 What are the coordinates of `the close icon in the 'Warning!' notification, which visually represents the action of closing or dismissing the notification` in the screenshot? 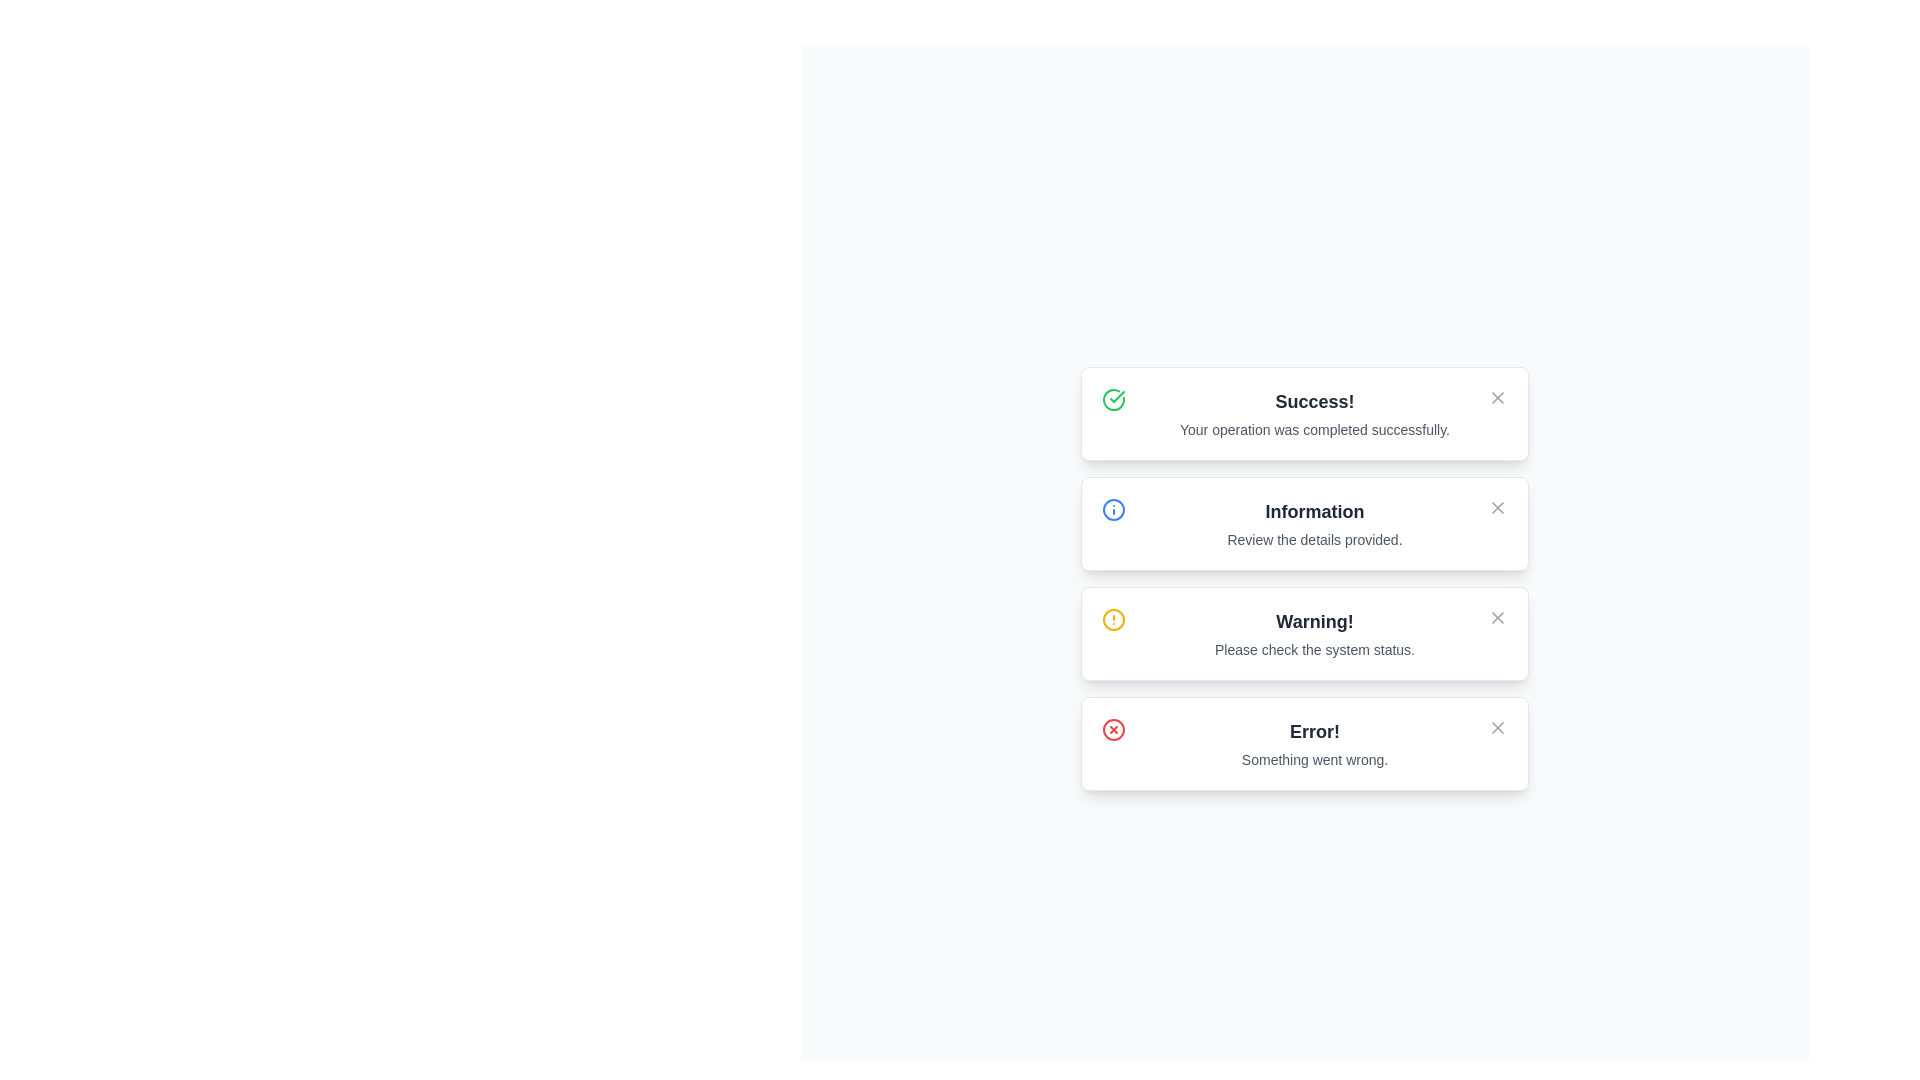 It's located at (1497, 616).